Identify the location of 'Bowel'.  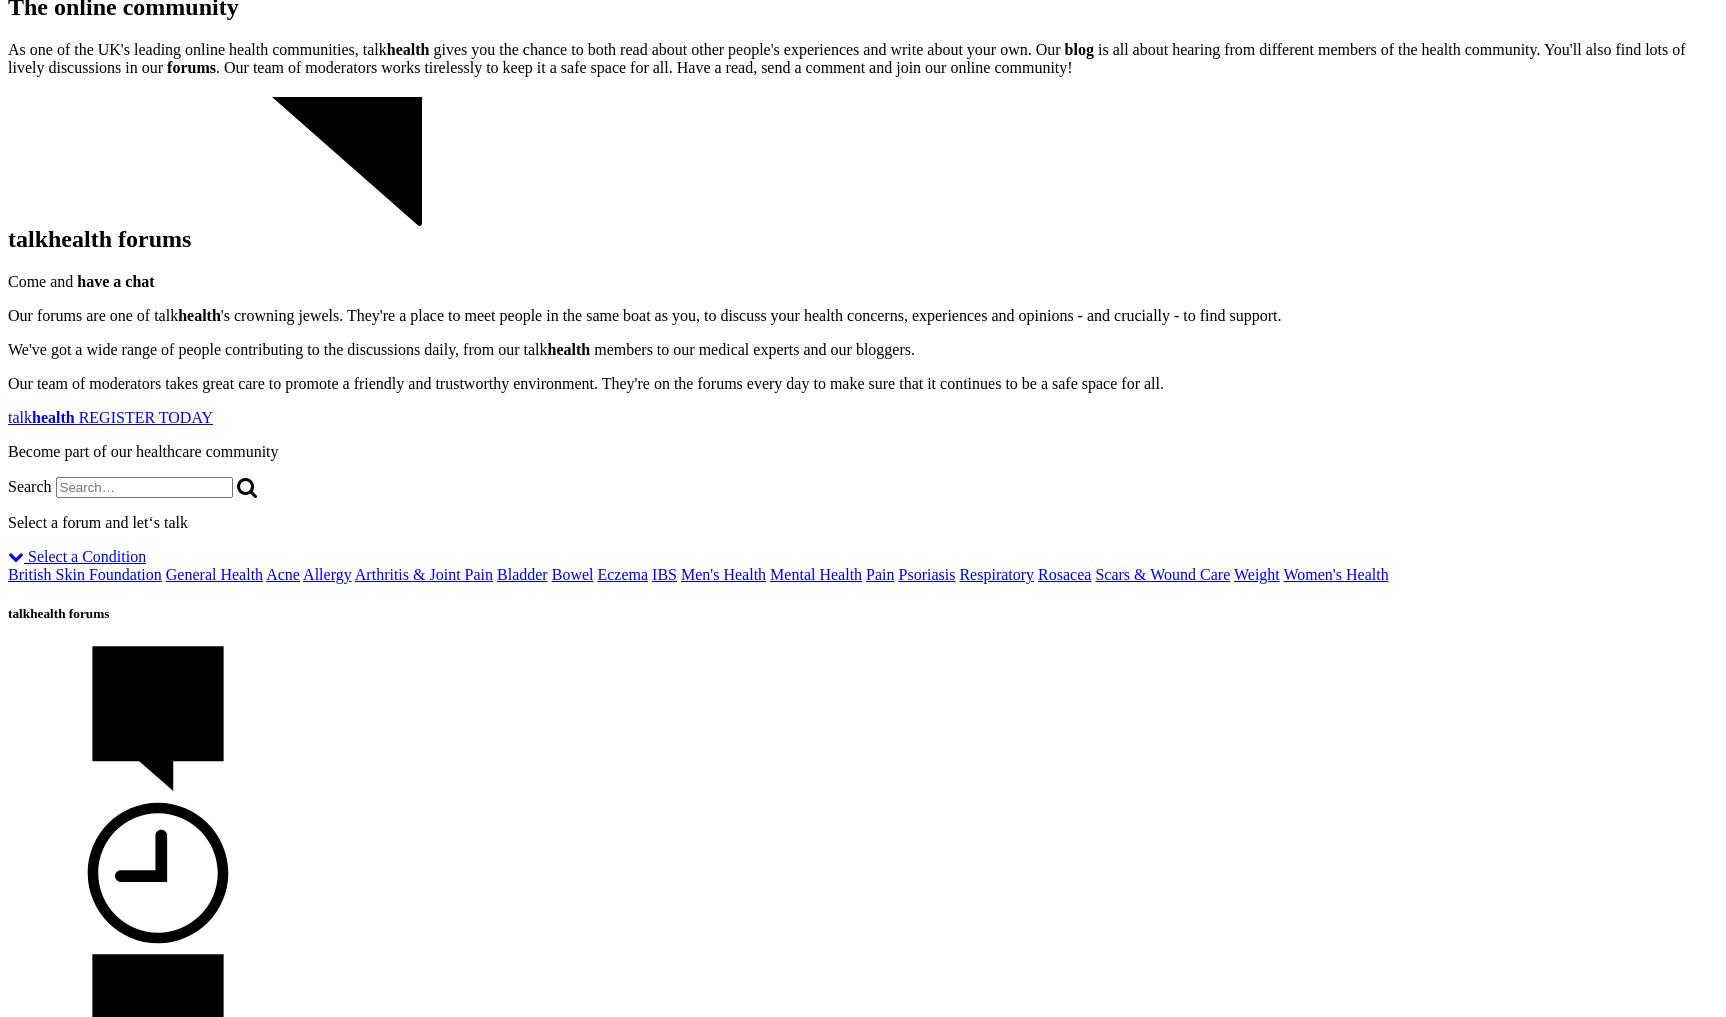
(571, 573).